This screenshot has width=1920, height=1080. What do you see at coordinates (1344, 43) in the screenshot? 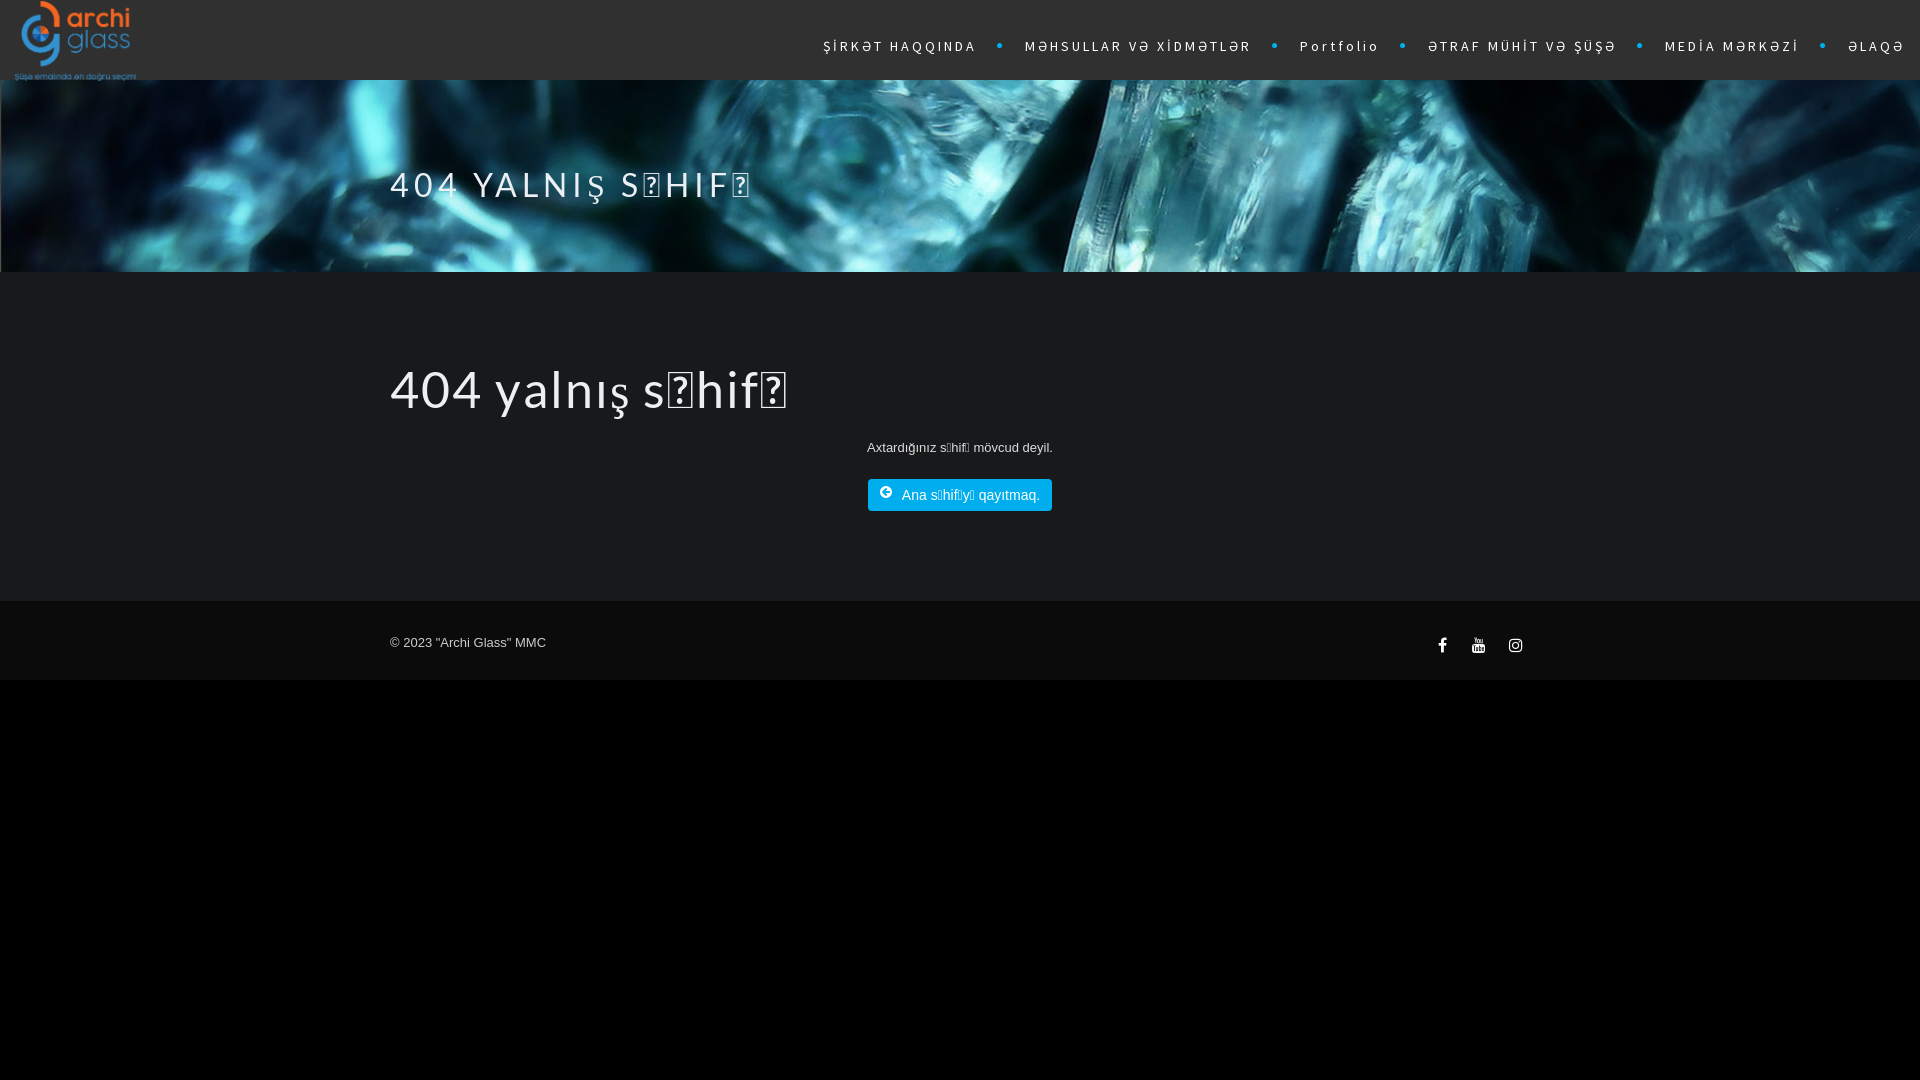
I see `'Portfolio'` at bounding box center [1344, 43].